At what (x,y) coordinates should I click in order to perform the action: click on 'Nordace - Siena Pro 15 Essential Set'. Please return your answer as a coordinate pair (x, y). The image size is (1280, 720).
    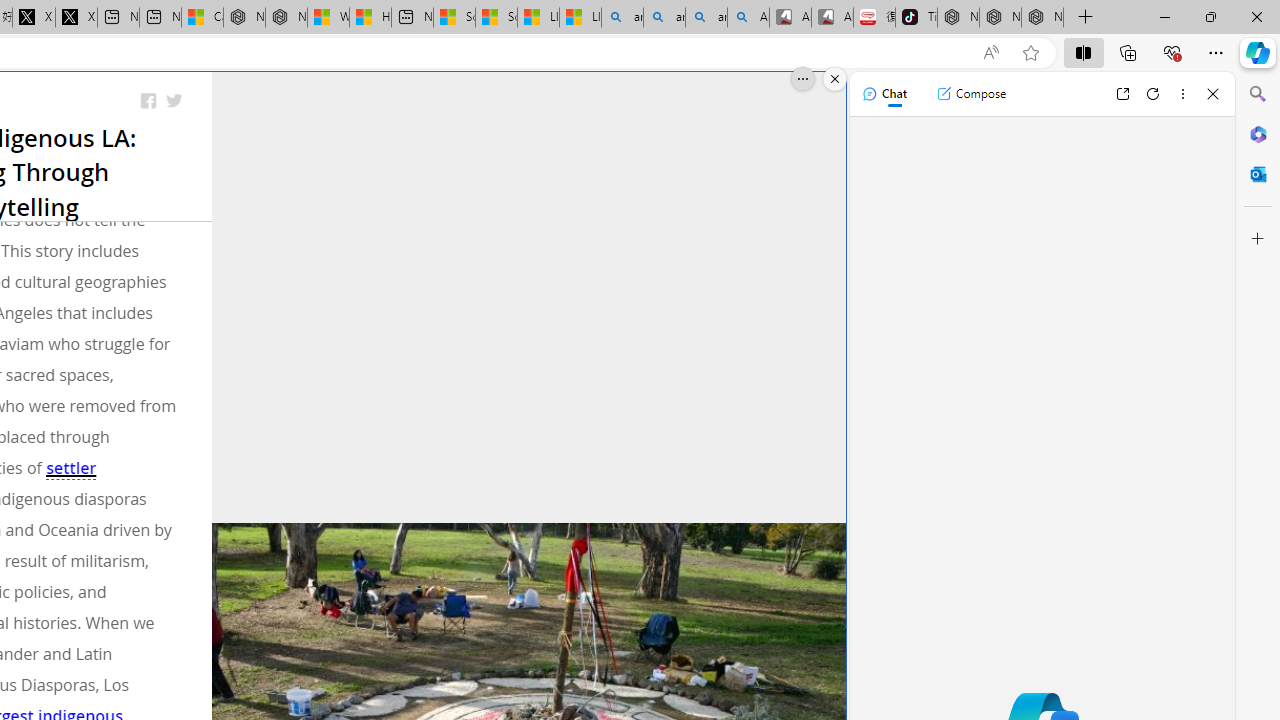
    Looking at the image, I should click on (1041, 17).